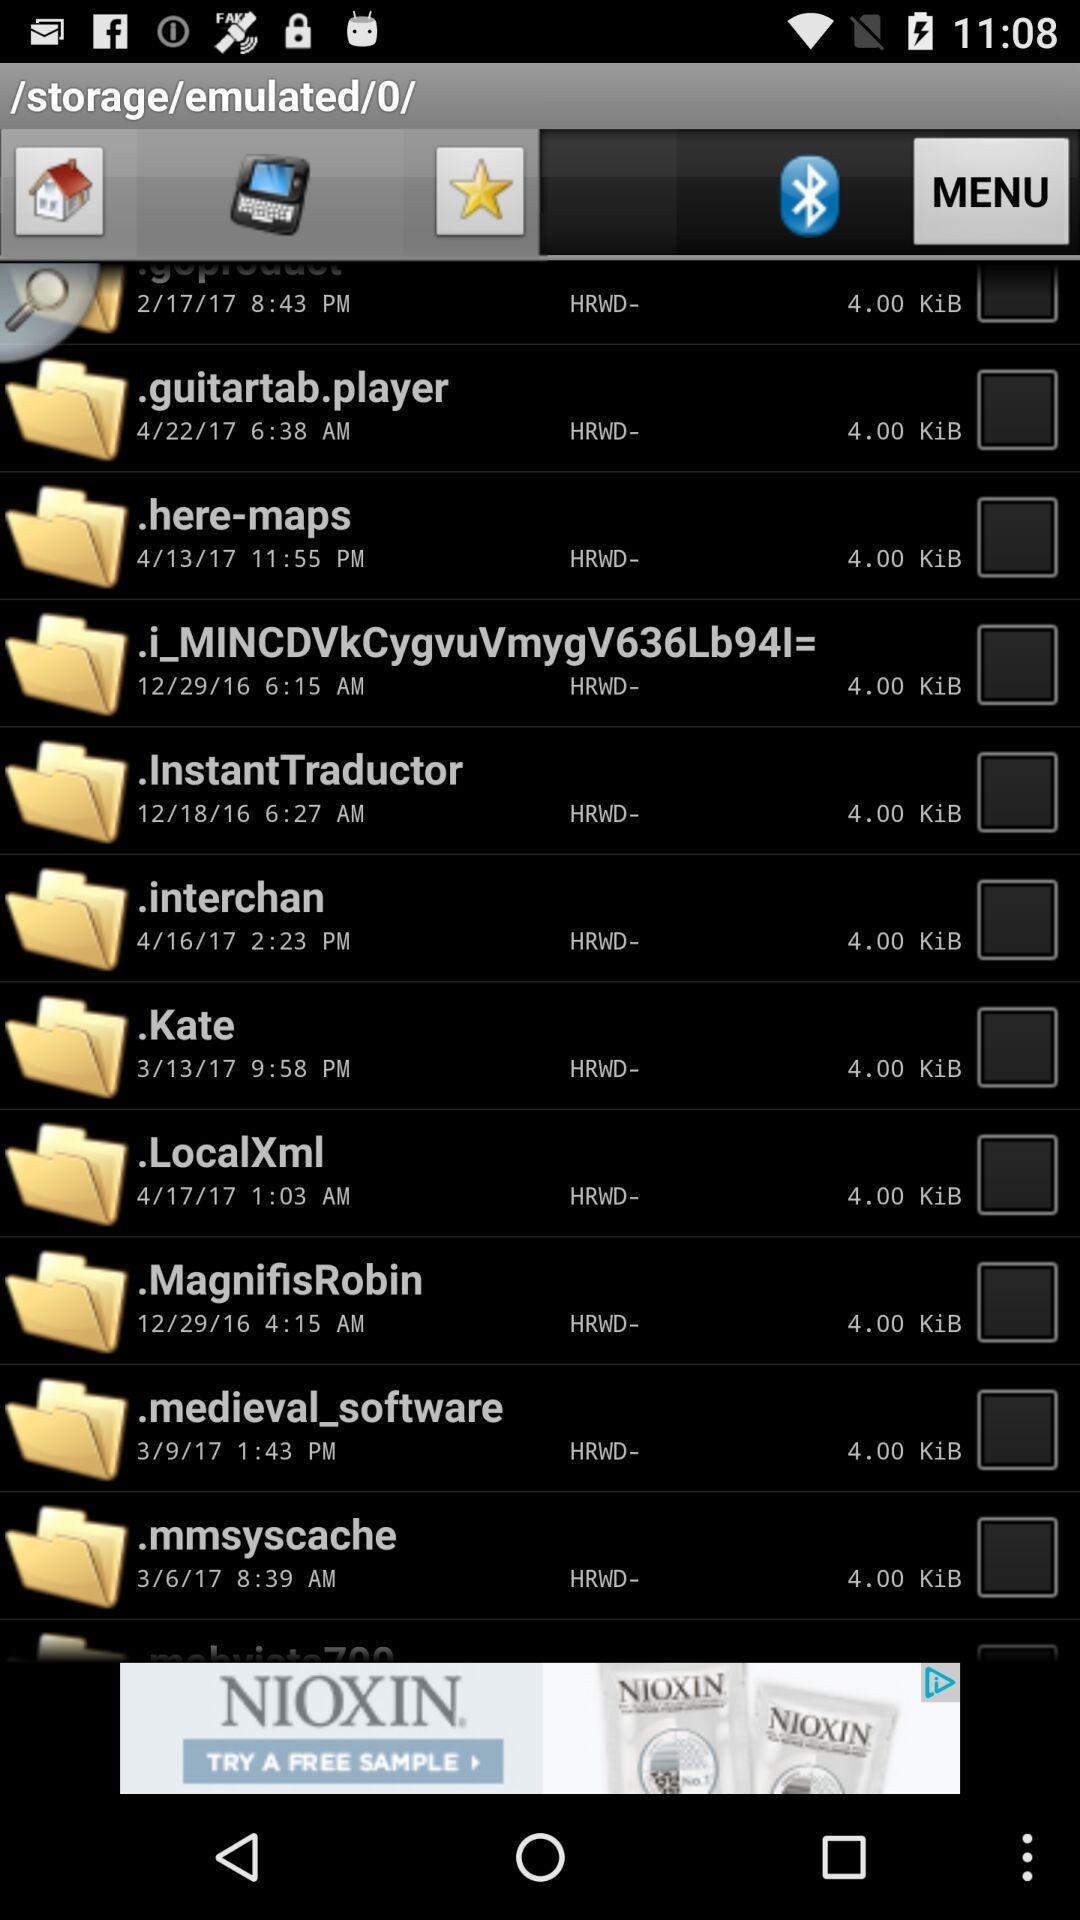  What do you see at coordinates (58, 196) in the screenshot?
I see `go home` at bounding box center [58, 196].